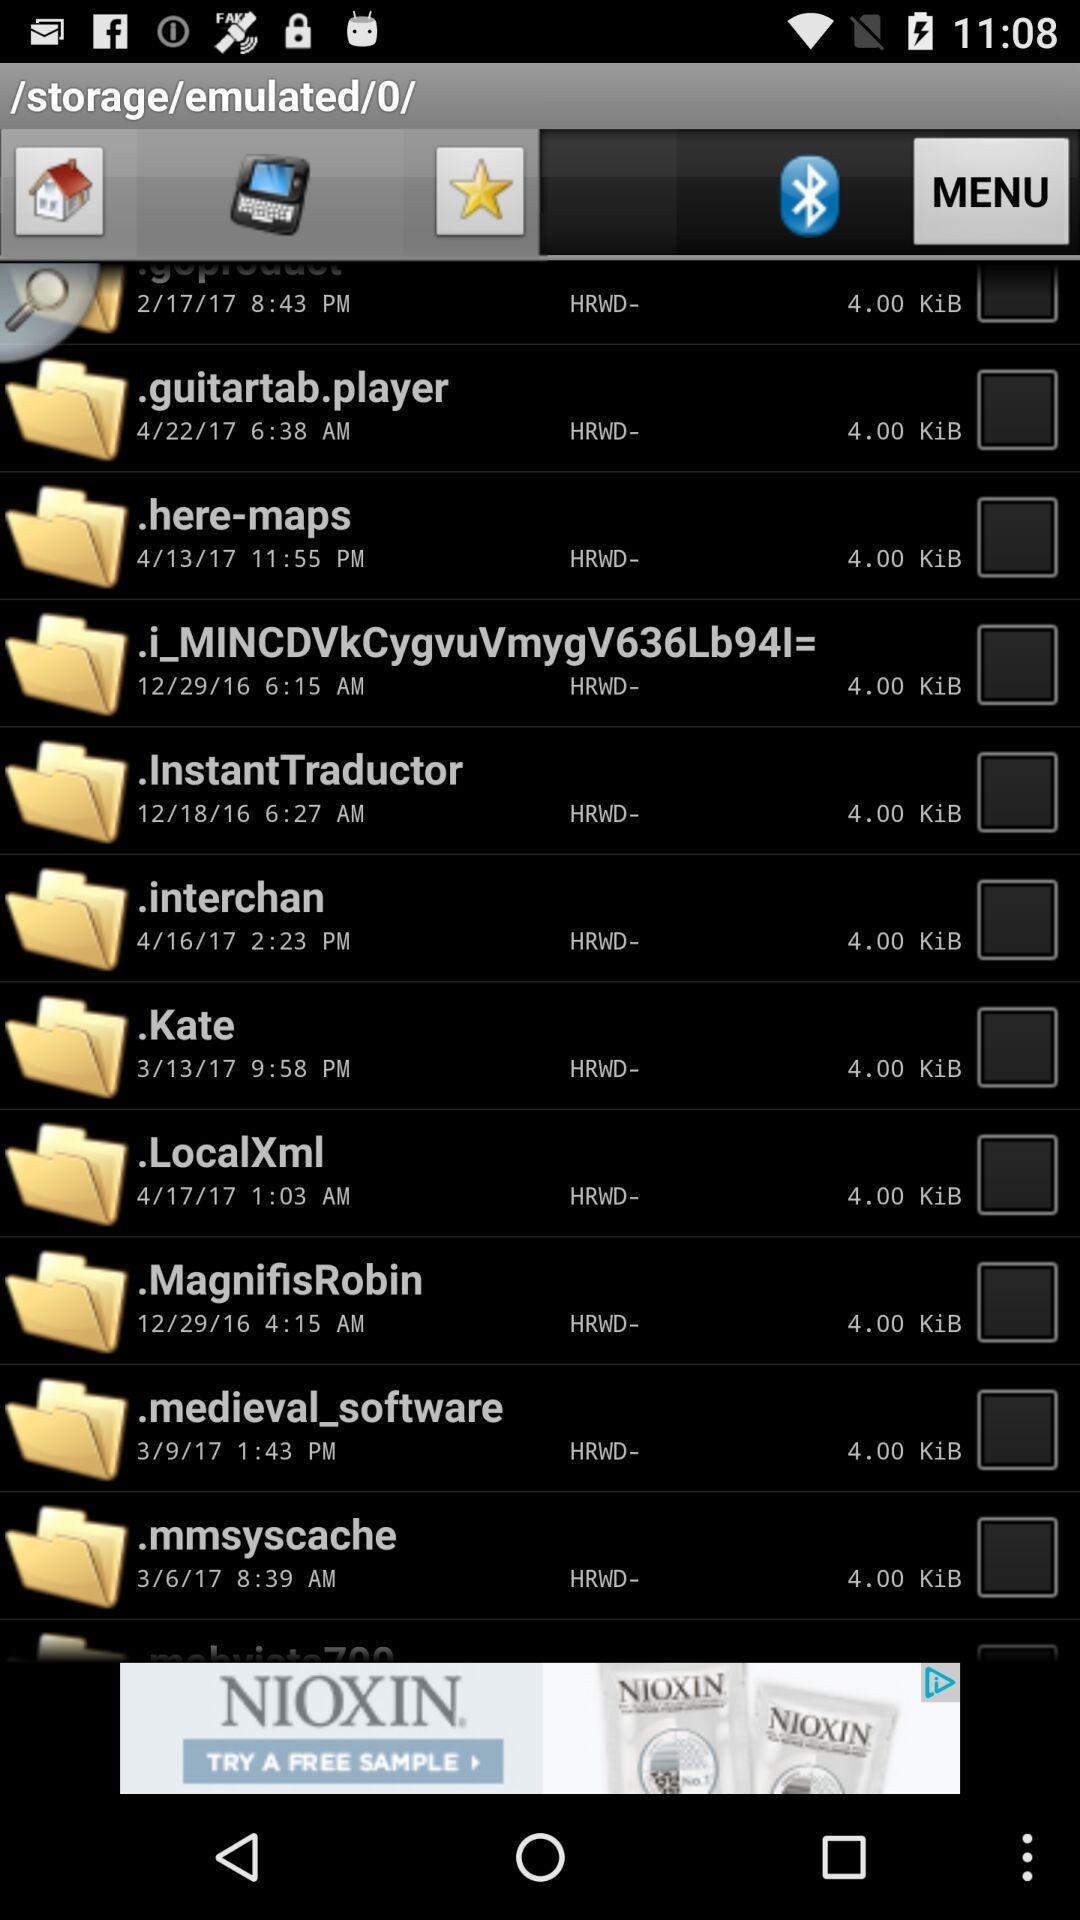  What do you see at coordinates (58, 196) in the screenshot?
I see `go home` at bounding box center [58, 196].